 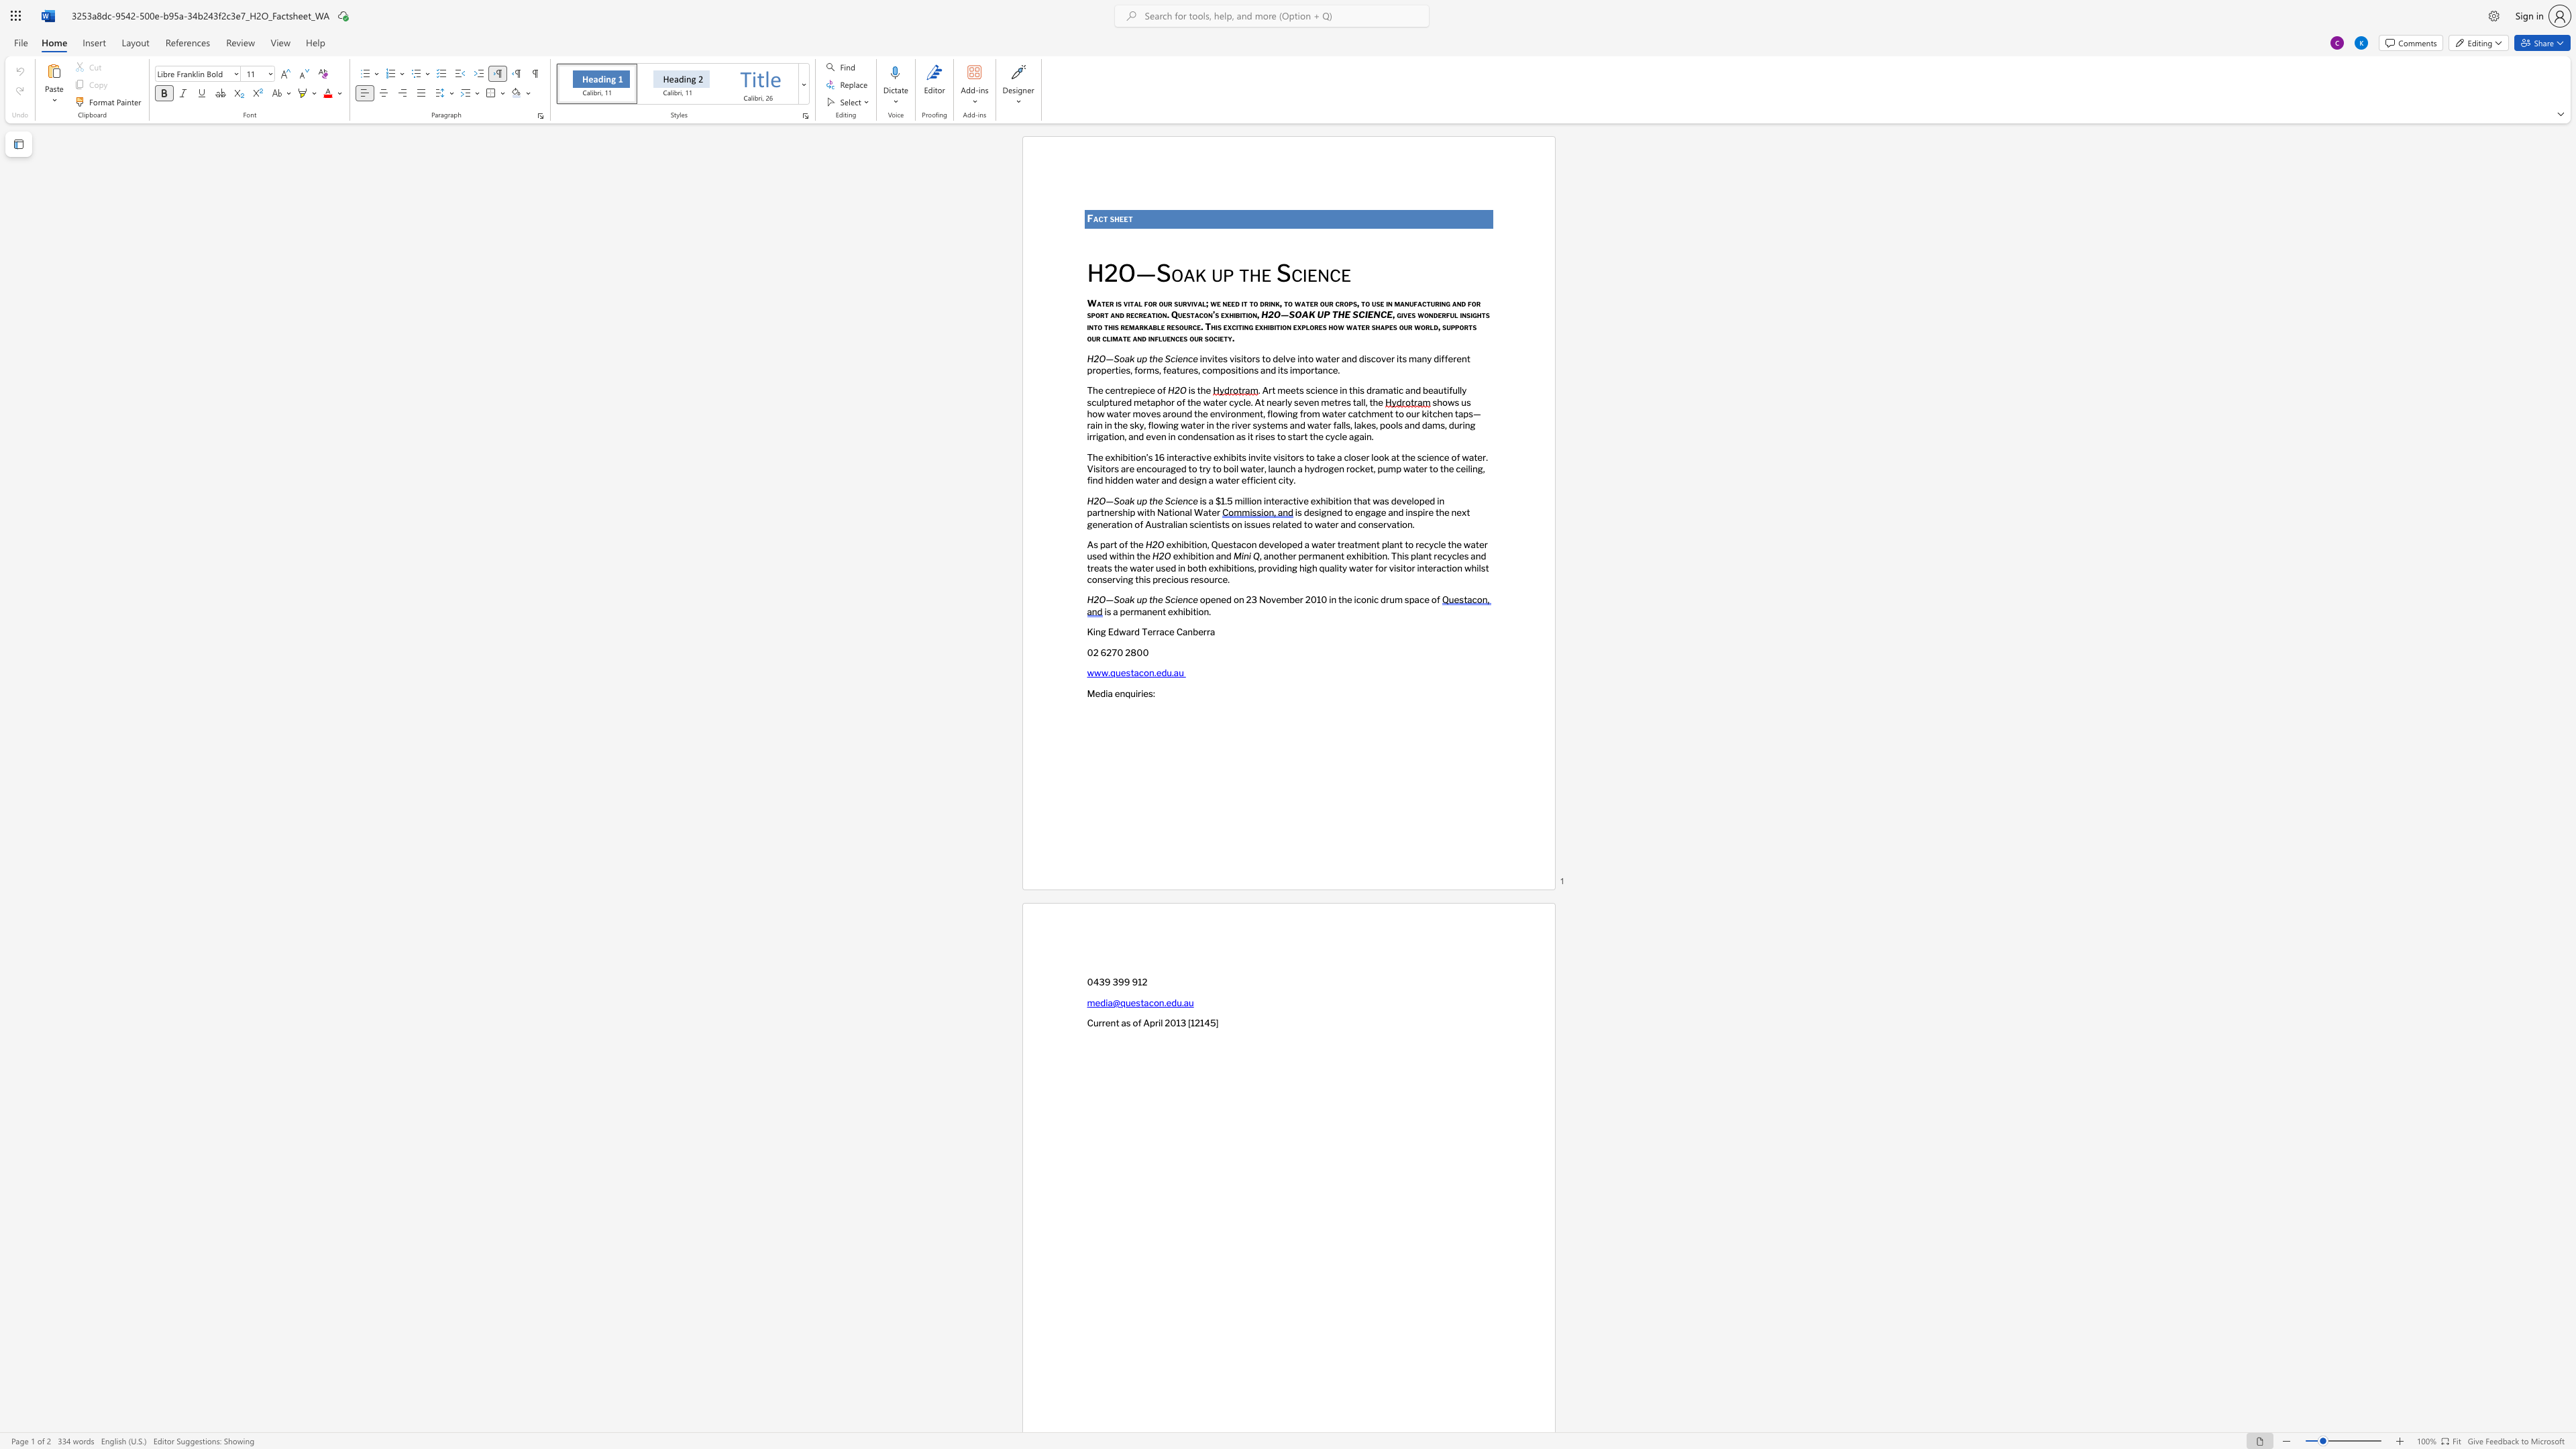 I want to click on the subset text "t exhib" within the text "is a permanent exhibition.", so click(x=1161, y=610).